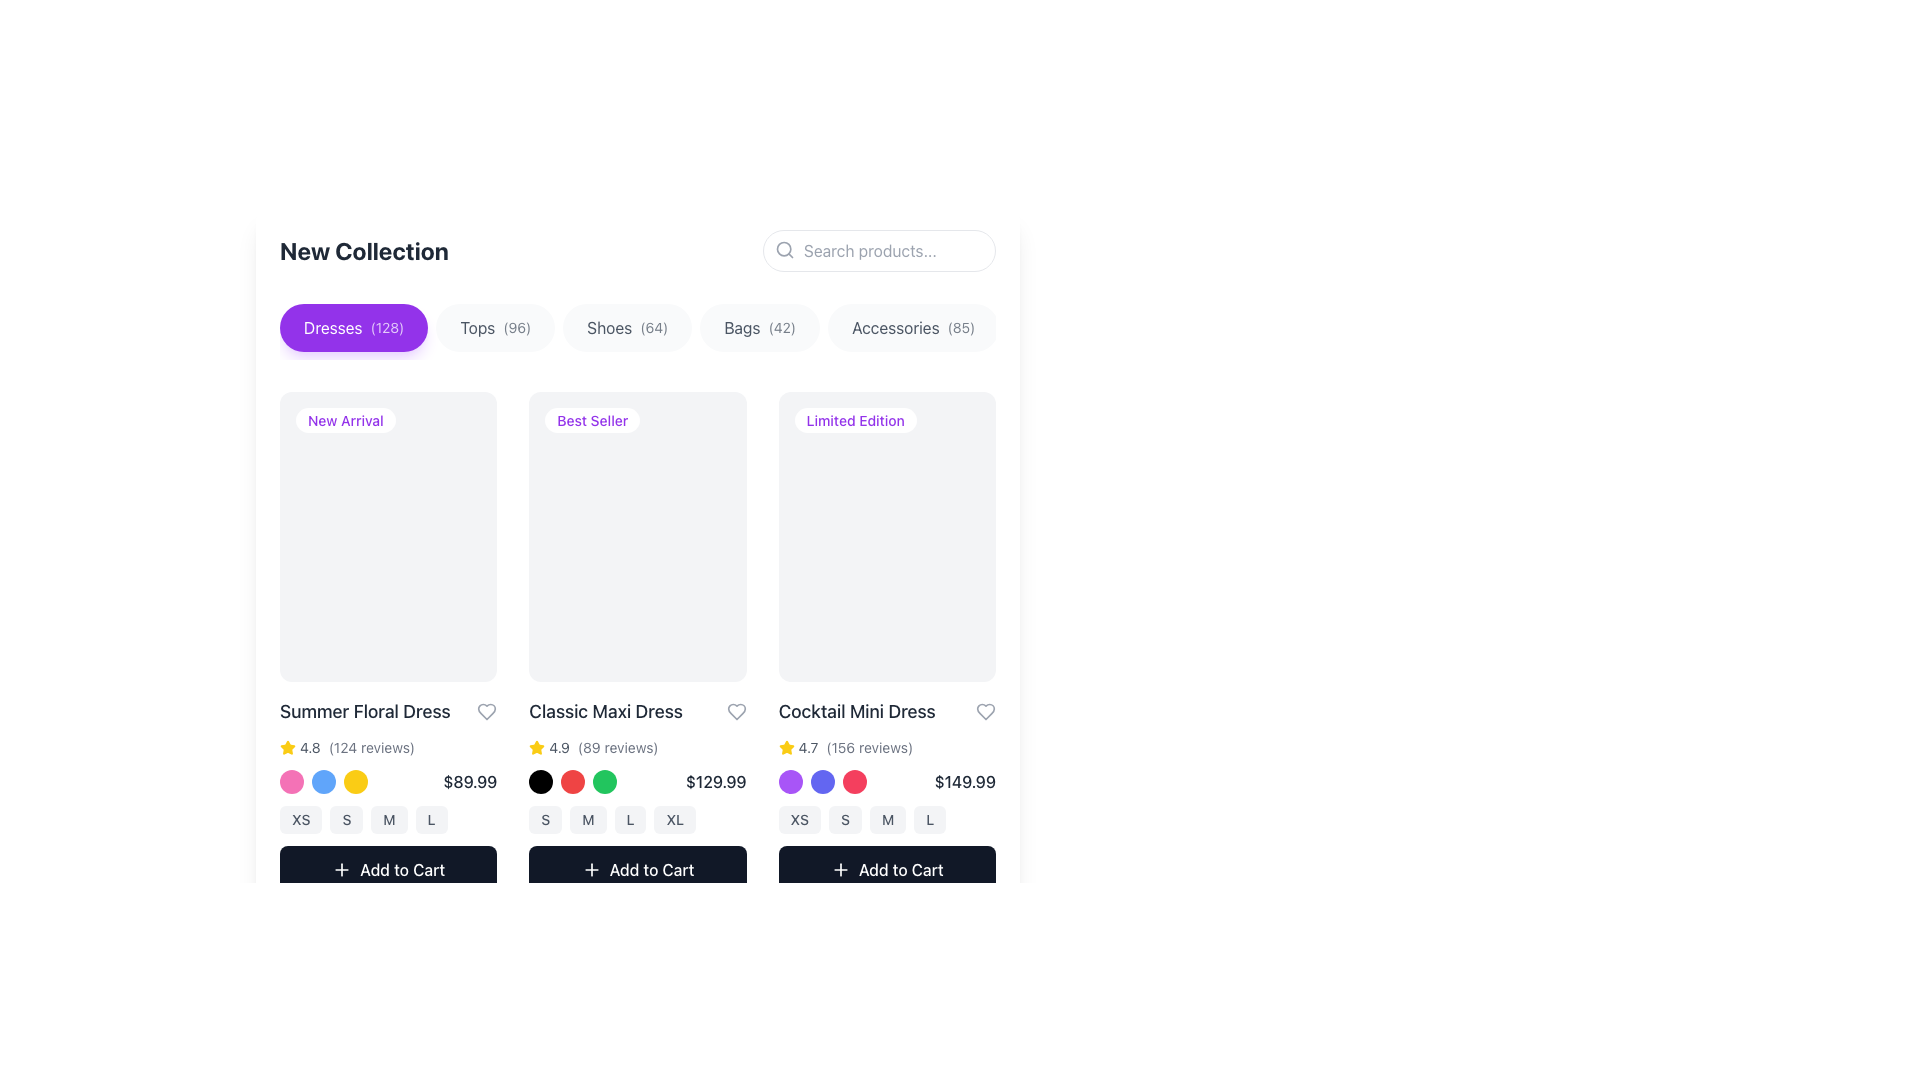 This screenshot has height=1080, width=1920. I want to click on the 'Limited Edition' label located at the top-left corner of the third product card, so click(855, 419).